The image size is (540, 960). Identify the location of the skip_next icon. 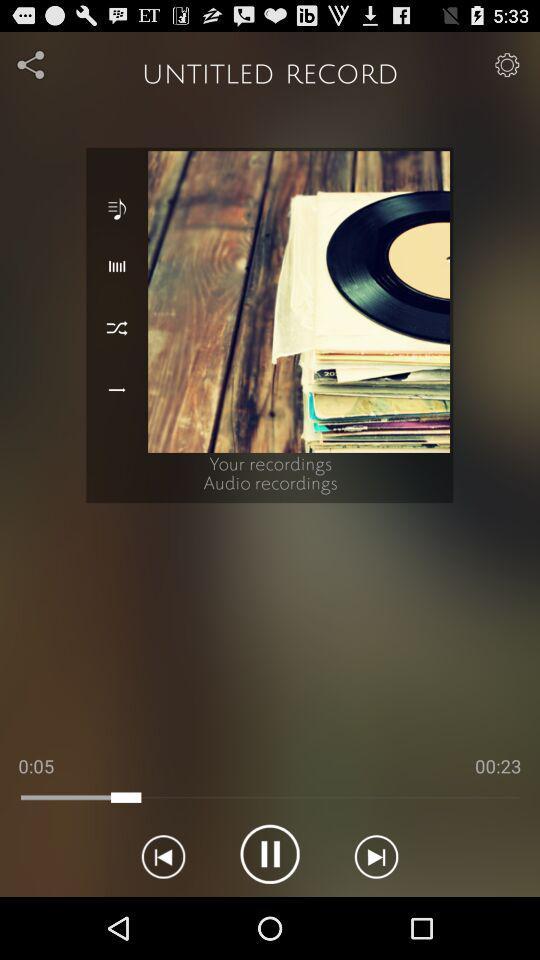
(376, 914).